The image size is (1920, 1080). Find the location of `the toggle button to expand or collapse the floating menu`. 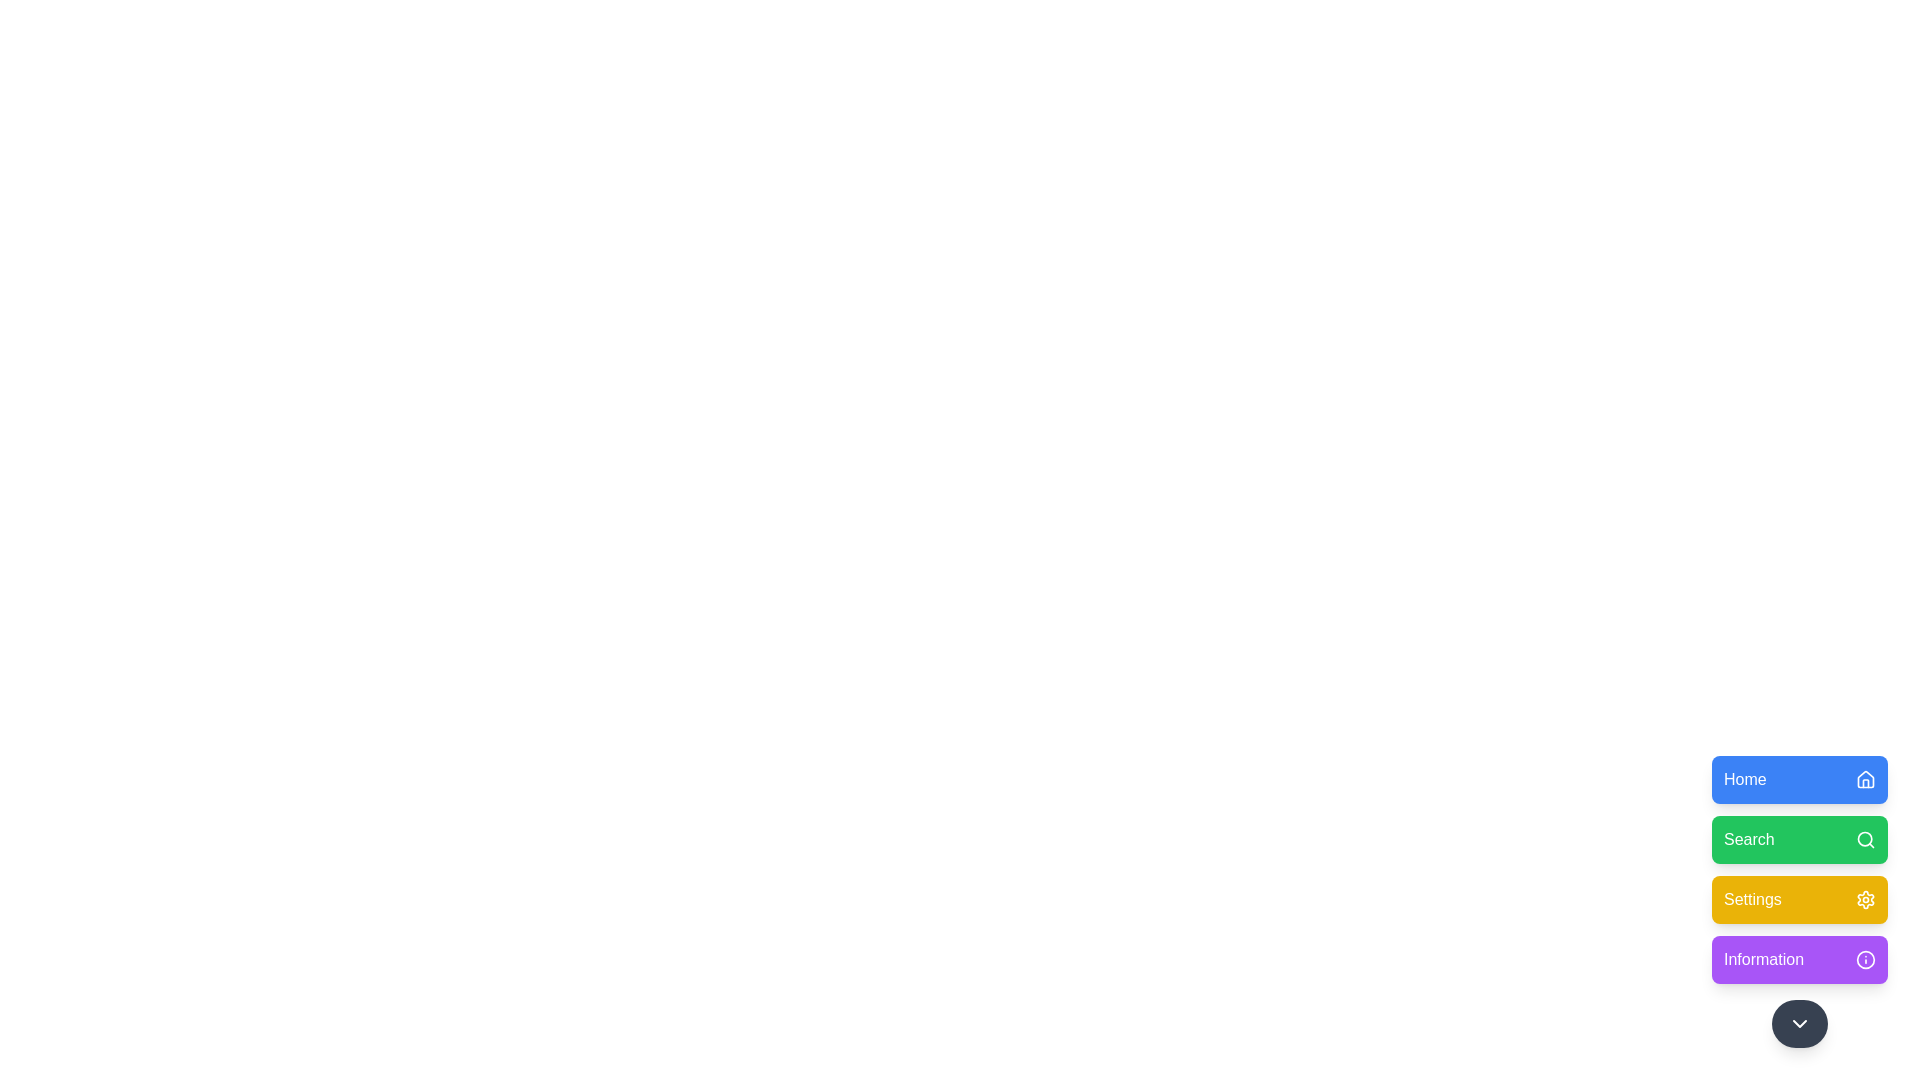

the toggle button to expand or collapse the floating menu is located at coordinates (1800, 1023).